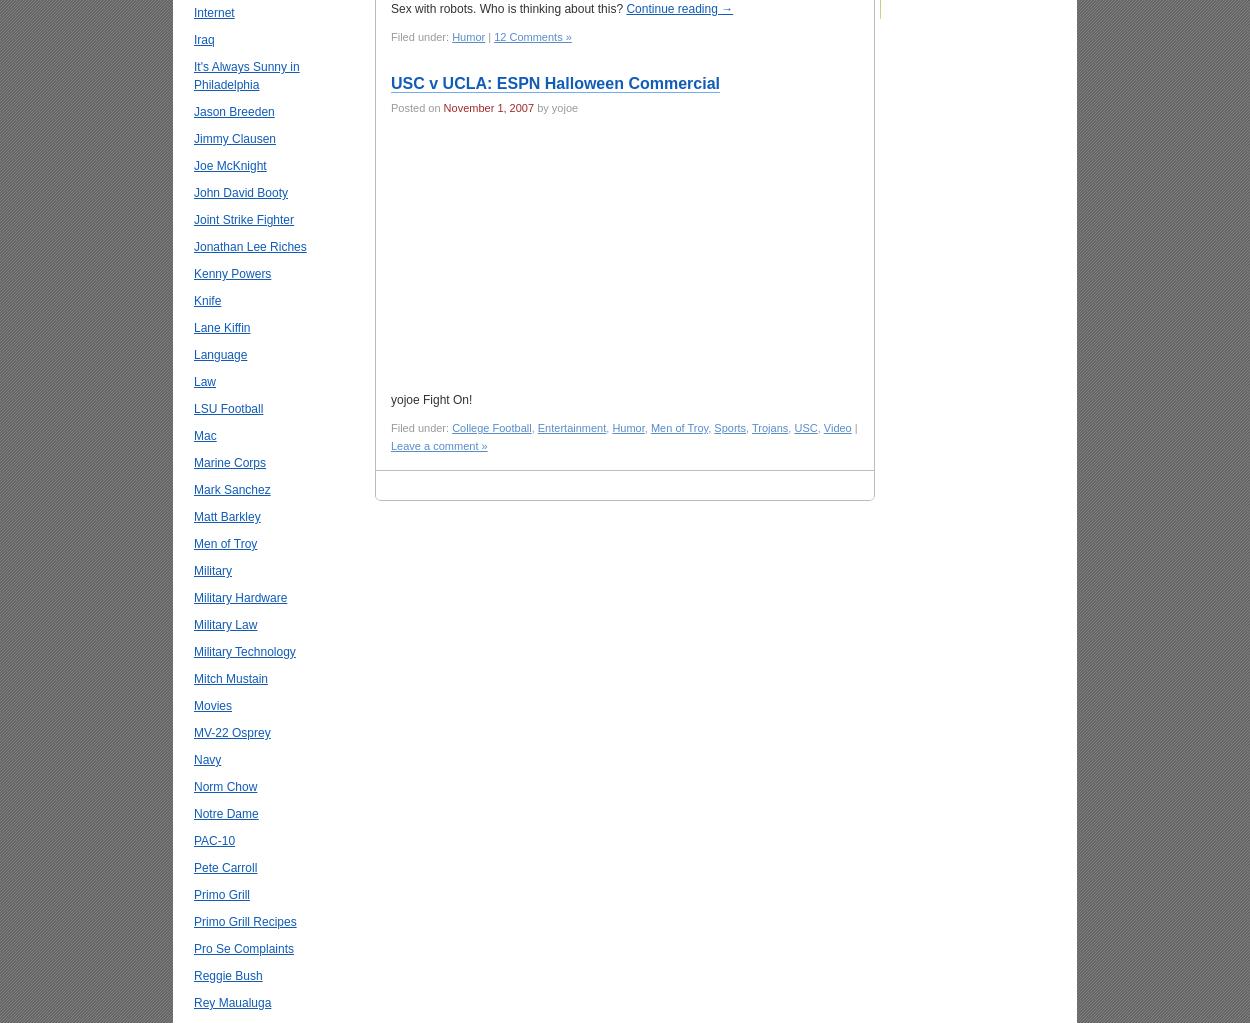  I want to click on 'Jimmy Clausen', so click(234, 138).